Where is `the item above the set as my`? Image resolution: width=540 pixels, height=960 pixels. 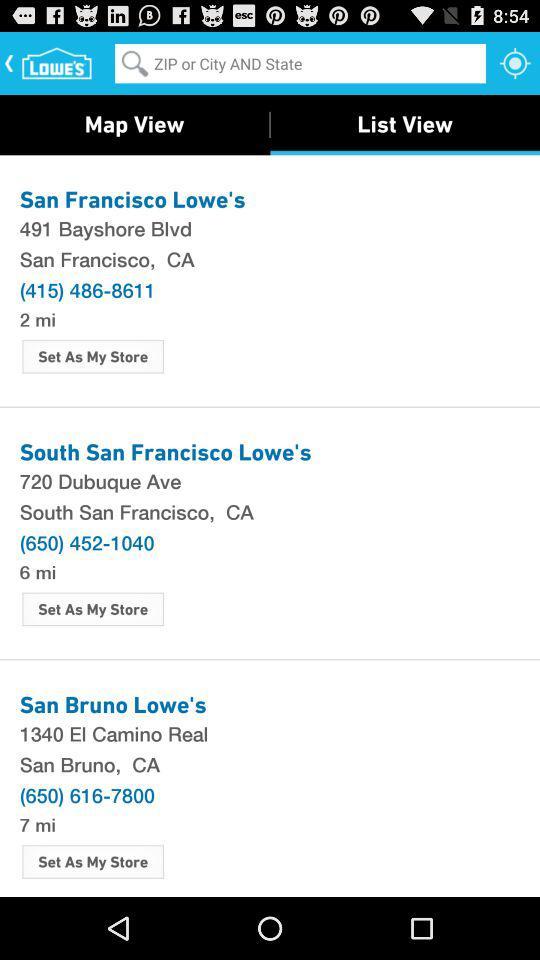
the item above the set as my is located at coordinates (37, 318).